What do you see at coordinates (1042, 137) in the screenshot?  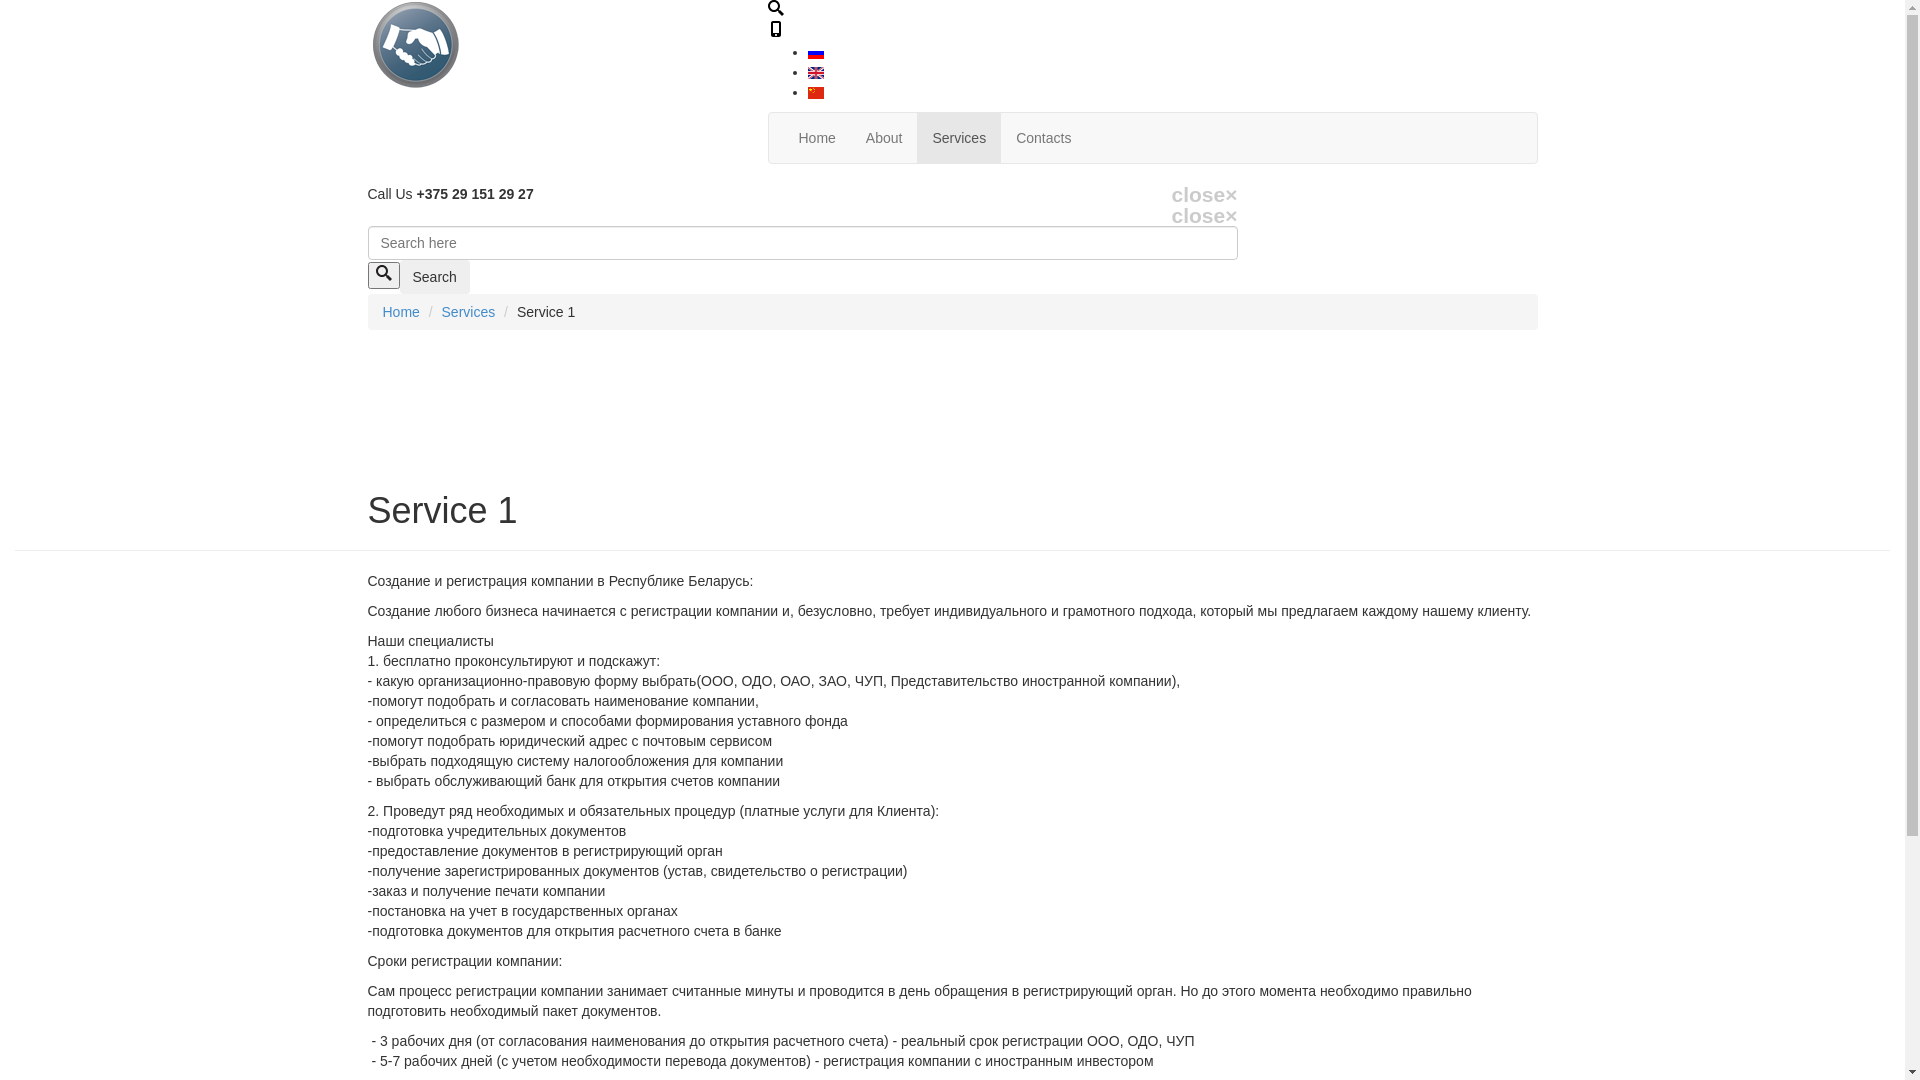 I see `'Contacts'` at bounding box center [1042, 137].